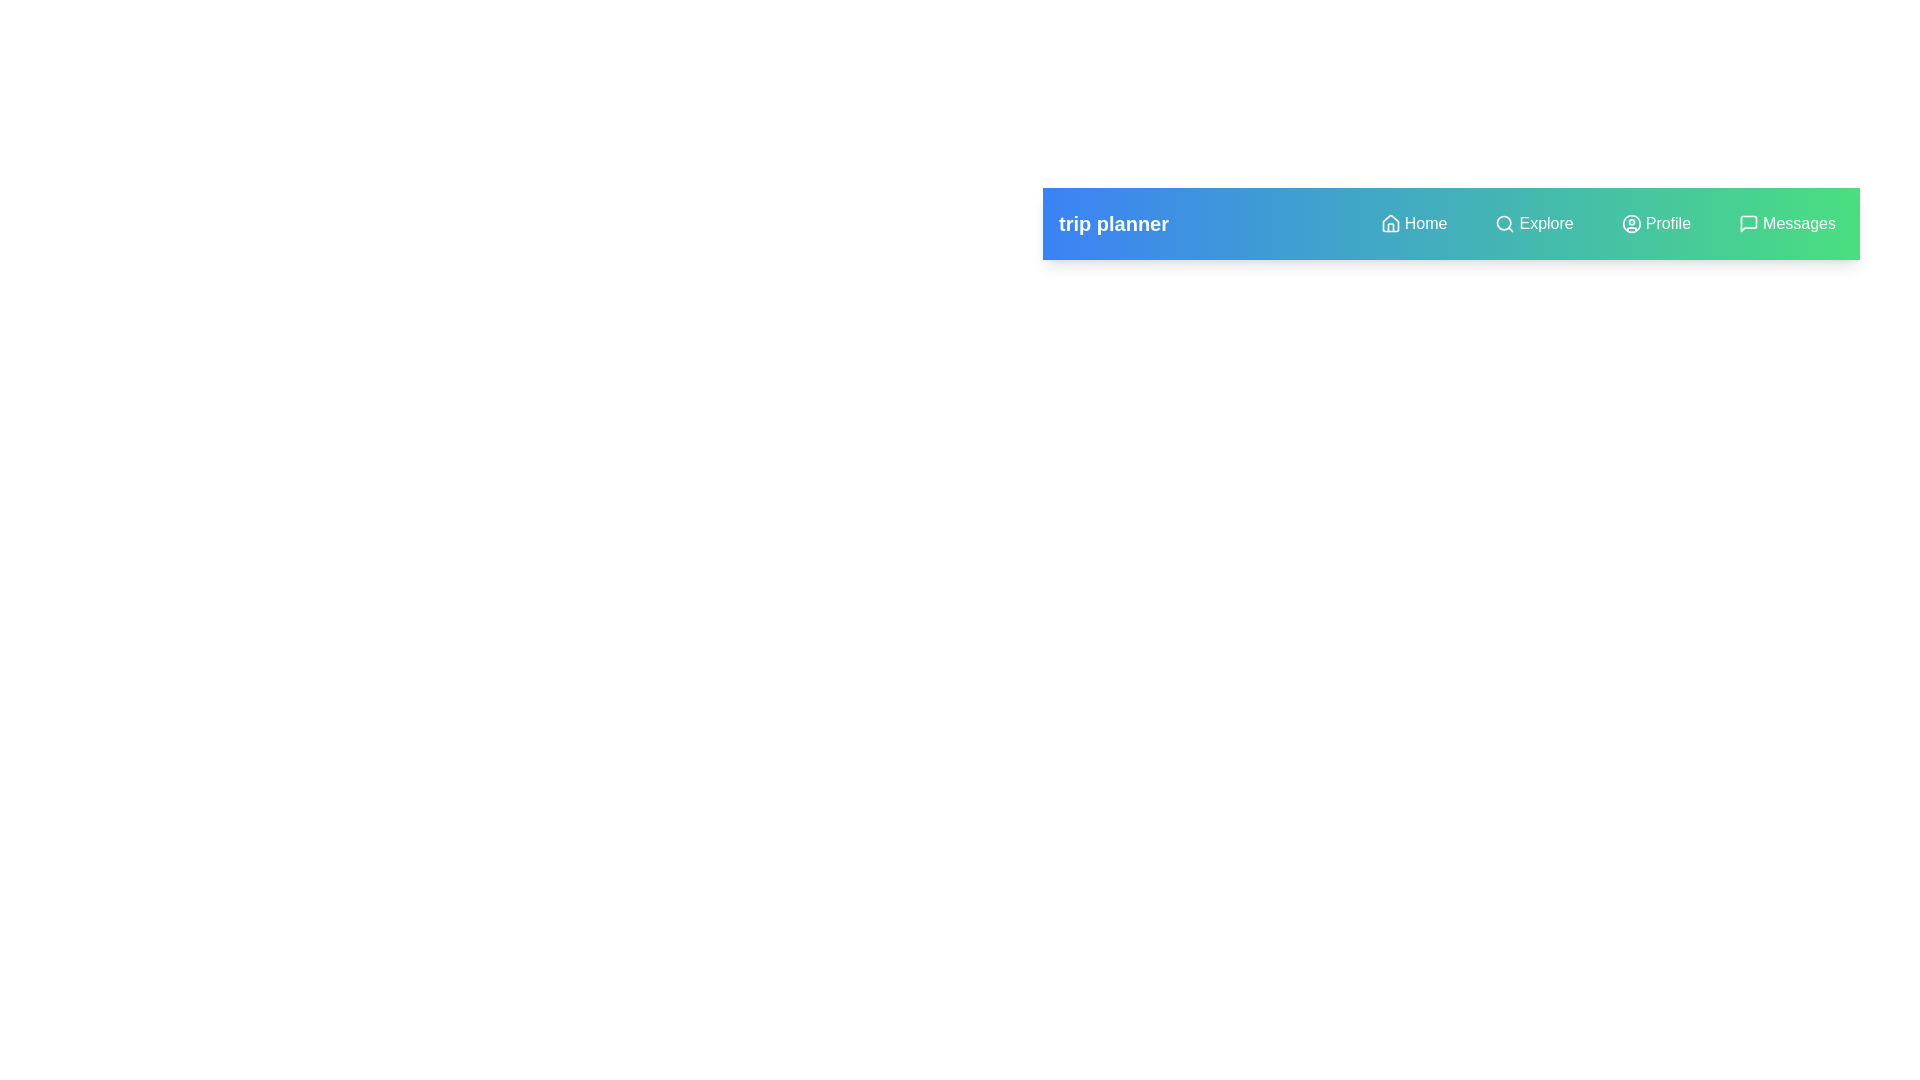 This screenshot has width=1920, height=1080. Describe the element at coordinates (1533, 223) in the screenshot. I see `the navigation menu item Explore to navigate to the respective section` at that location.